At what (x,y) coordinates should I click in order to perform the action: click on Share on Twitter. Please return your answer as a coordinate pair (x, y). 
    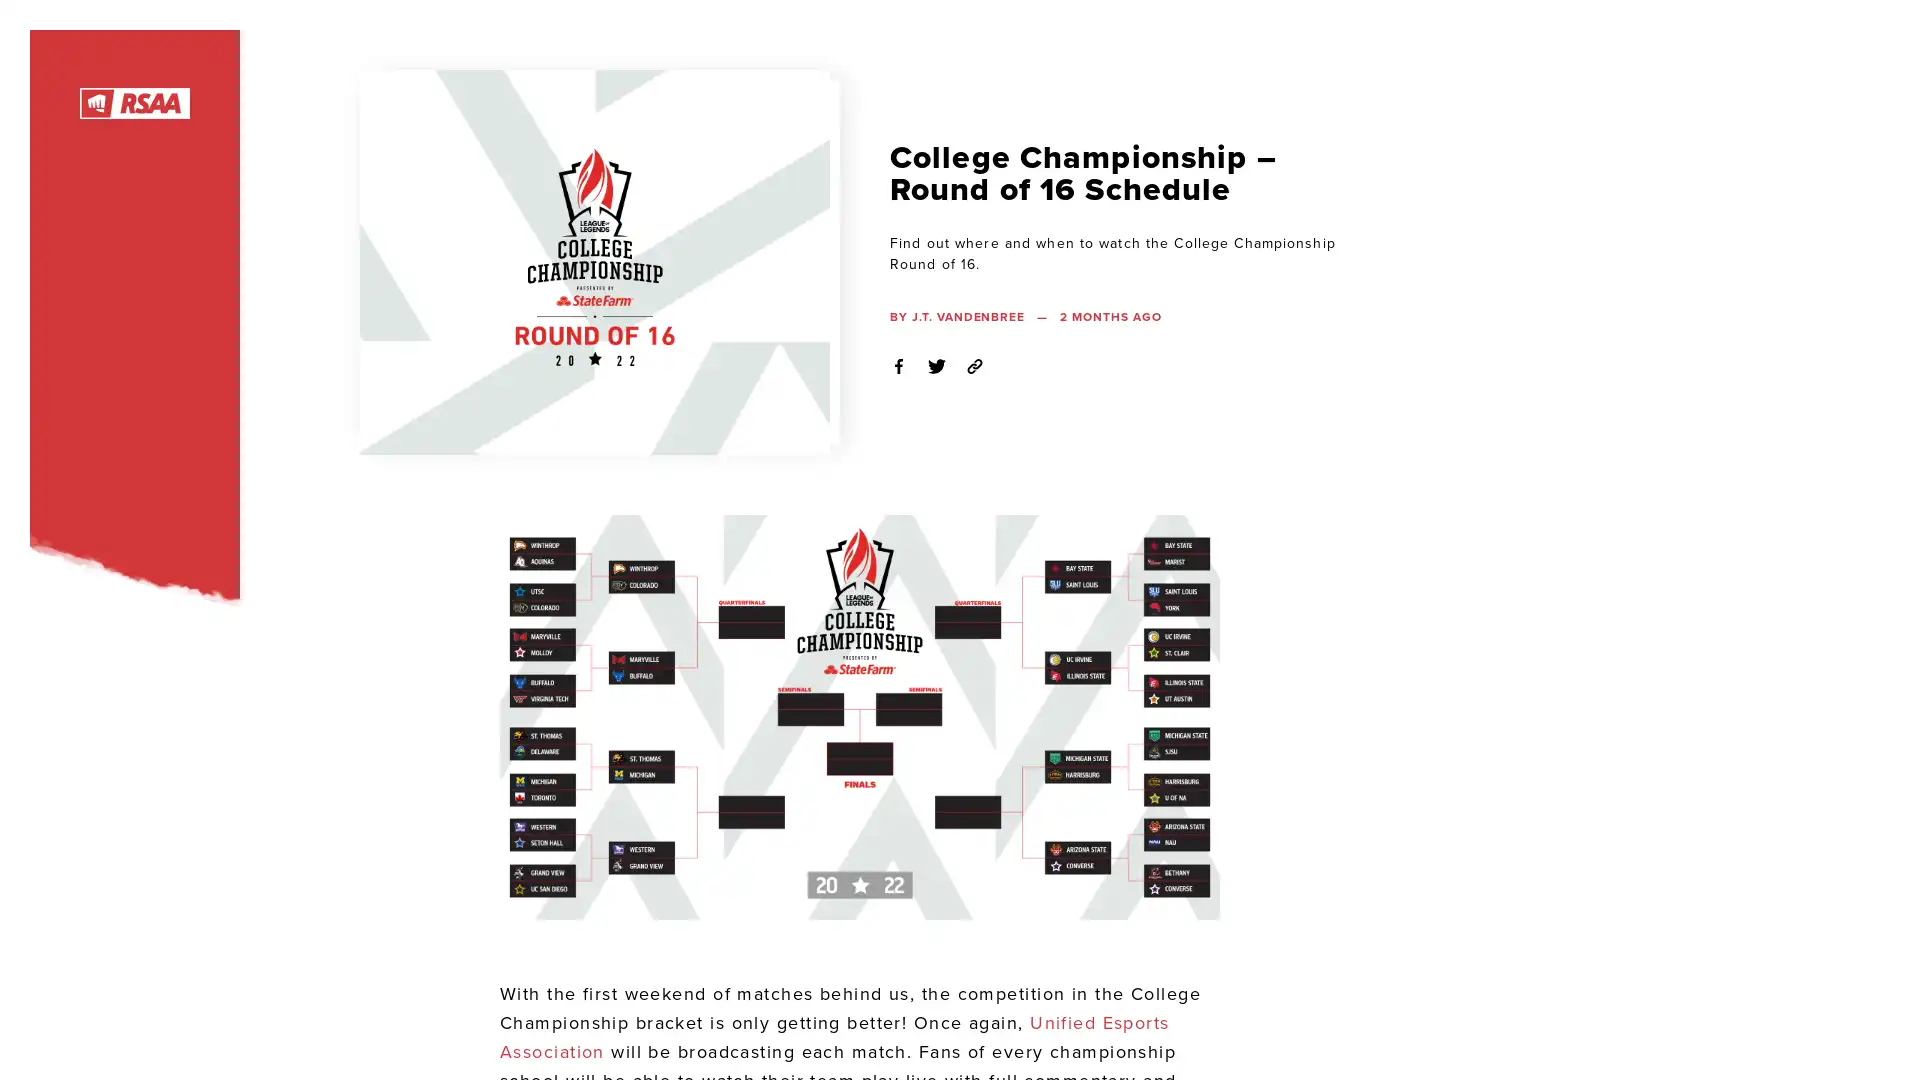
    Looking at the image, I should click on (935, 366).